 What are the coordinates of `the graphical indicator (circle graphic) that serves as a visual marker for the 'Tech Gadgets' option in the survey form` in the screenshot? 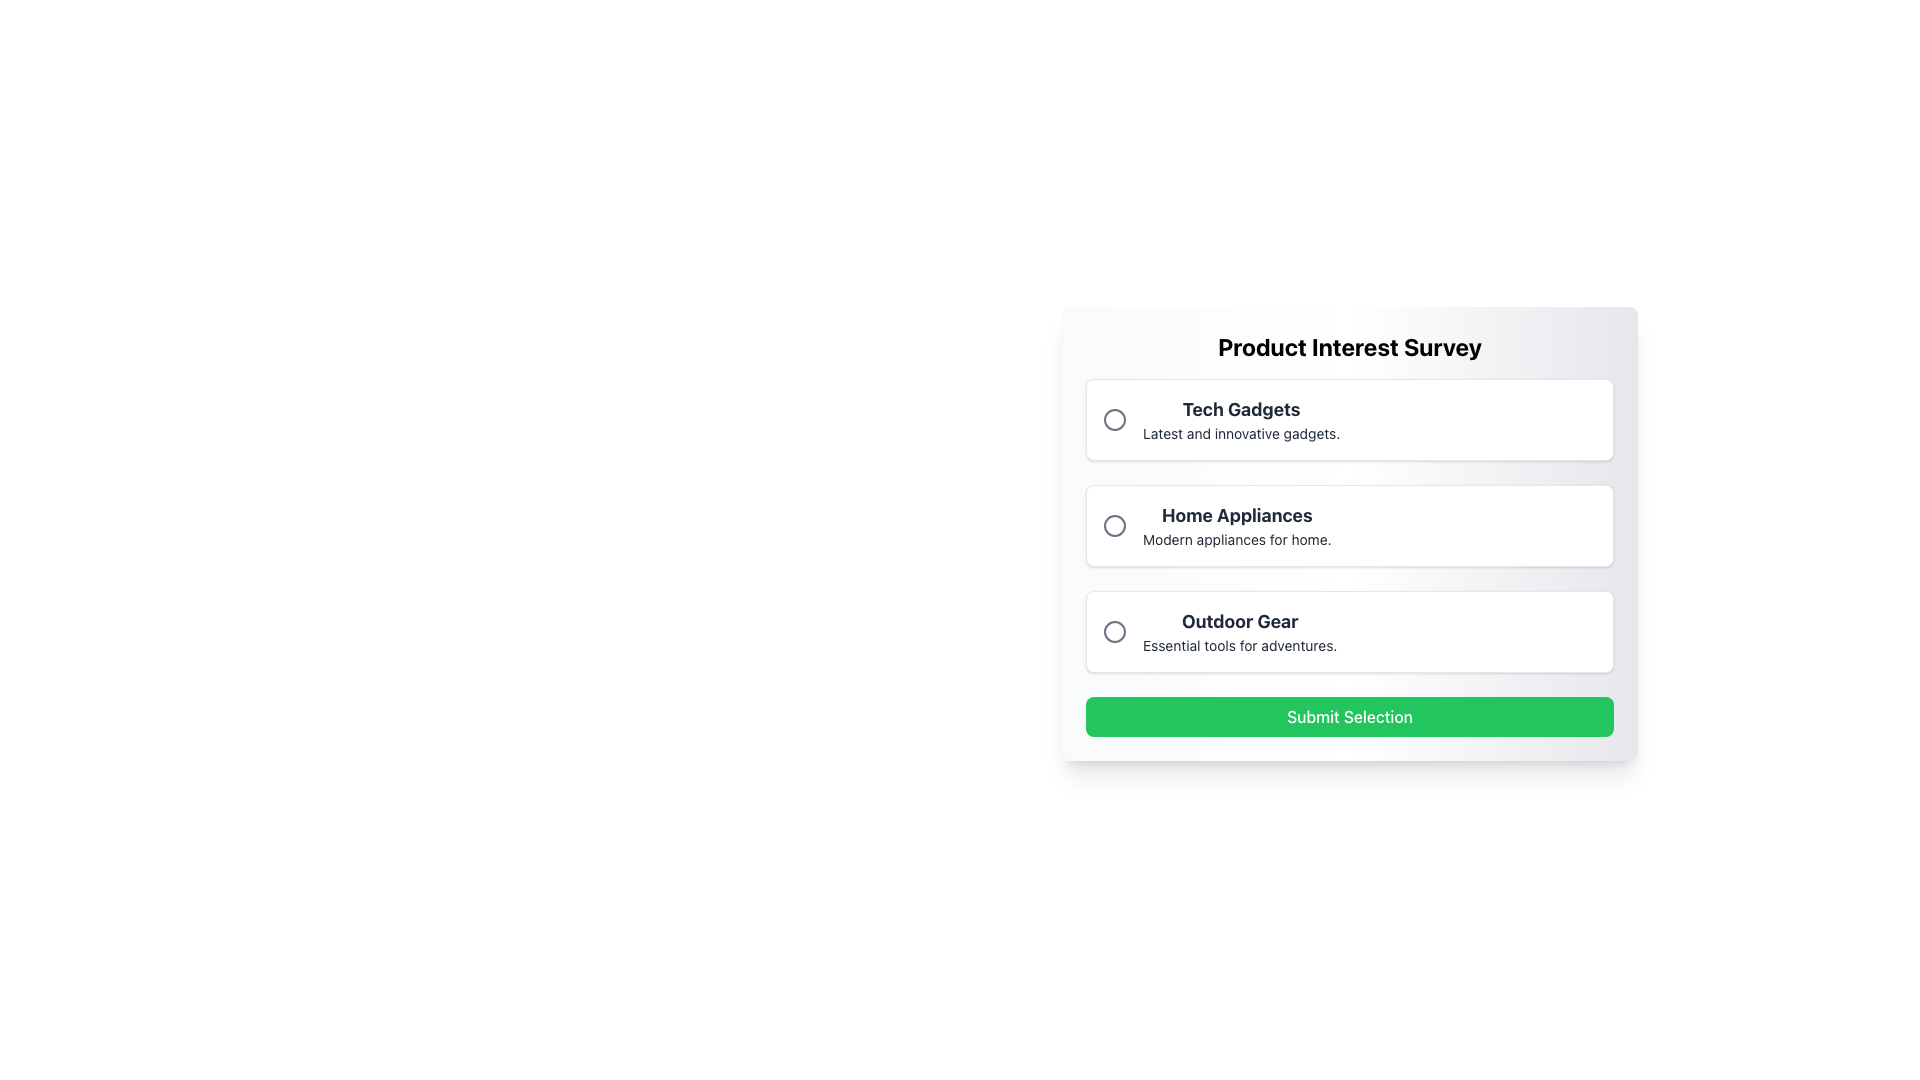 It's located at (1113, 419).